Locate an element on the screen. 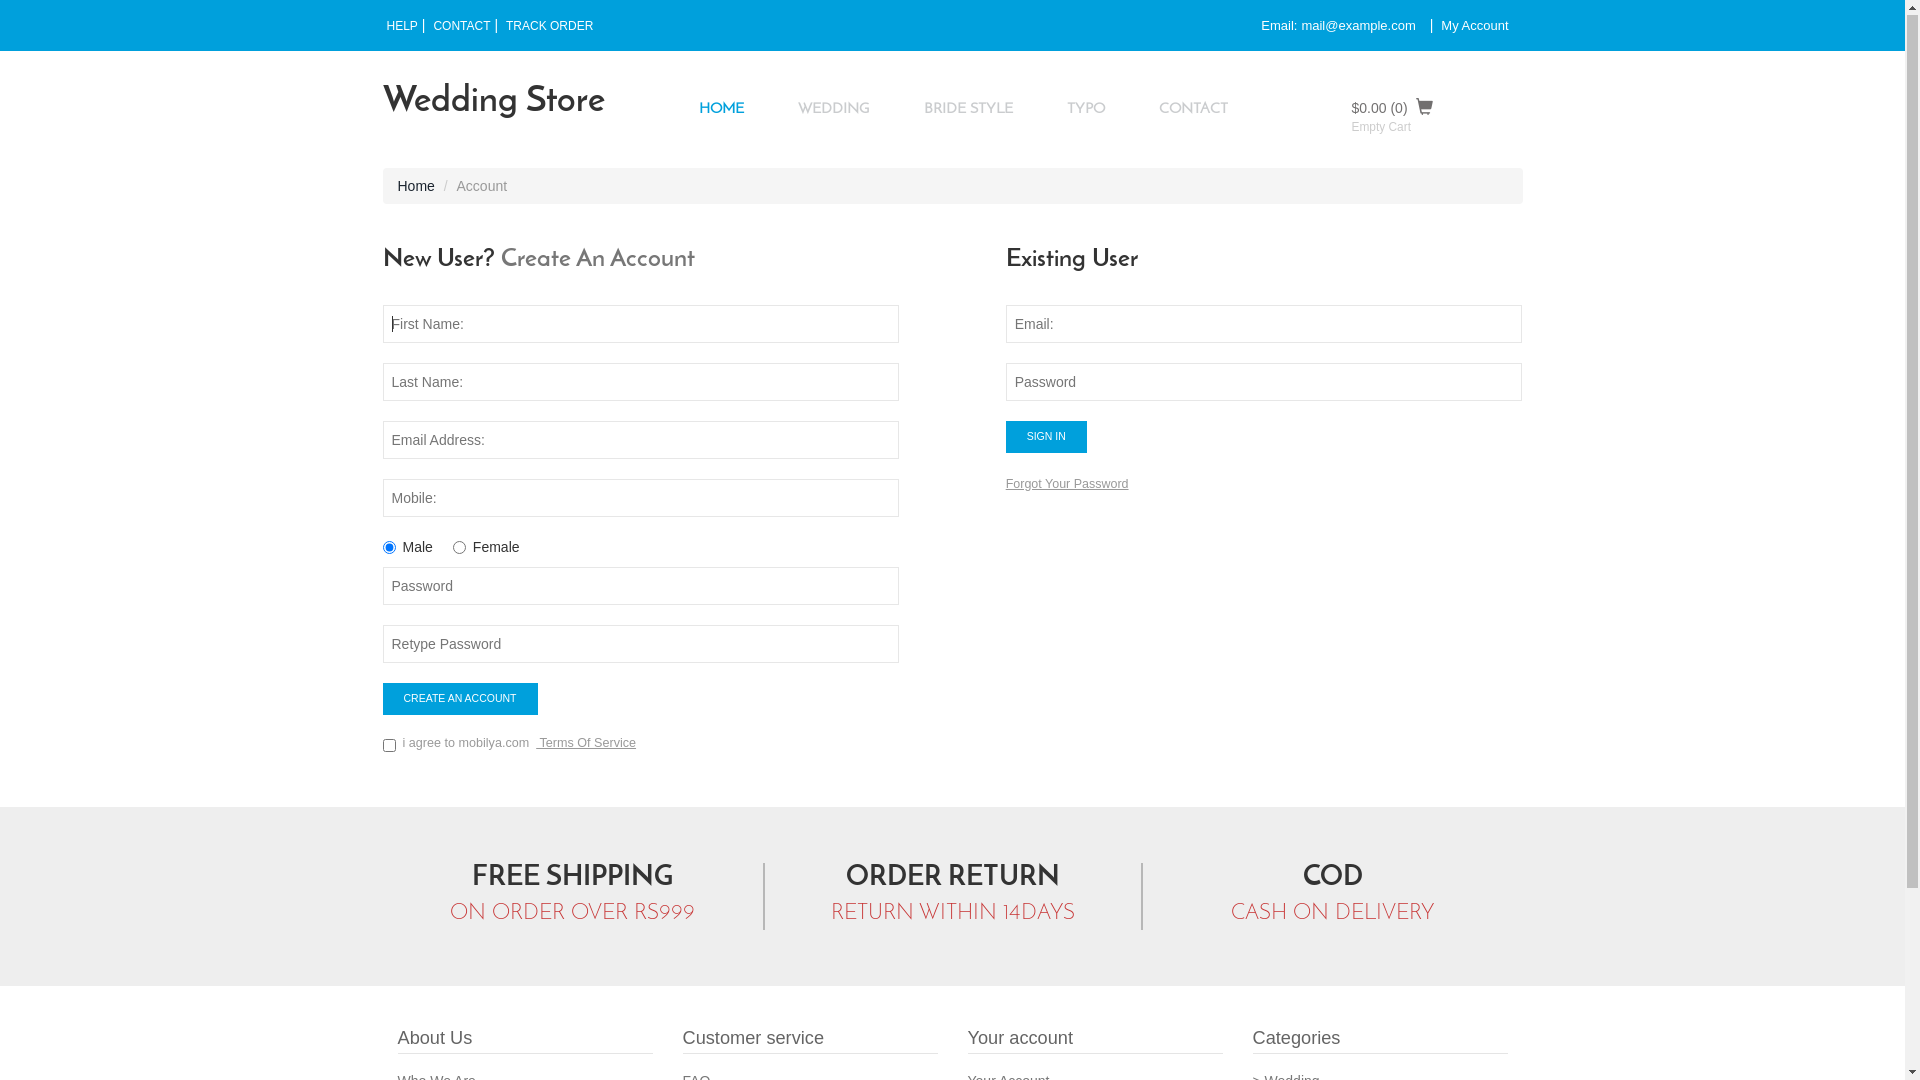  'BRIDE STYLE' is located at coordinates (897, 110).